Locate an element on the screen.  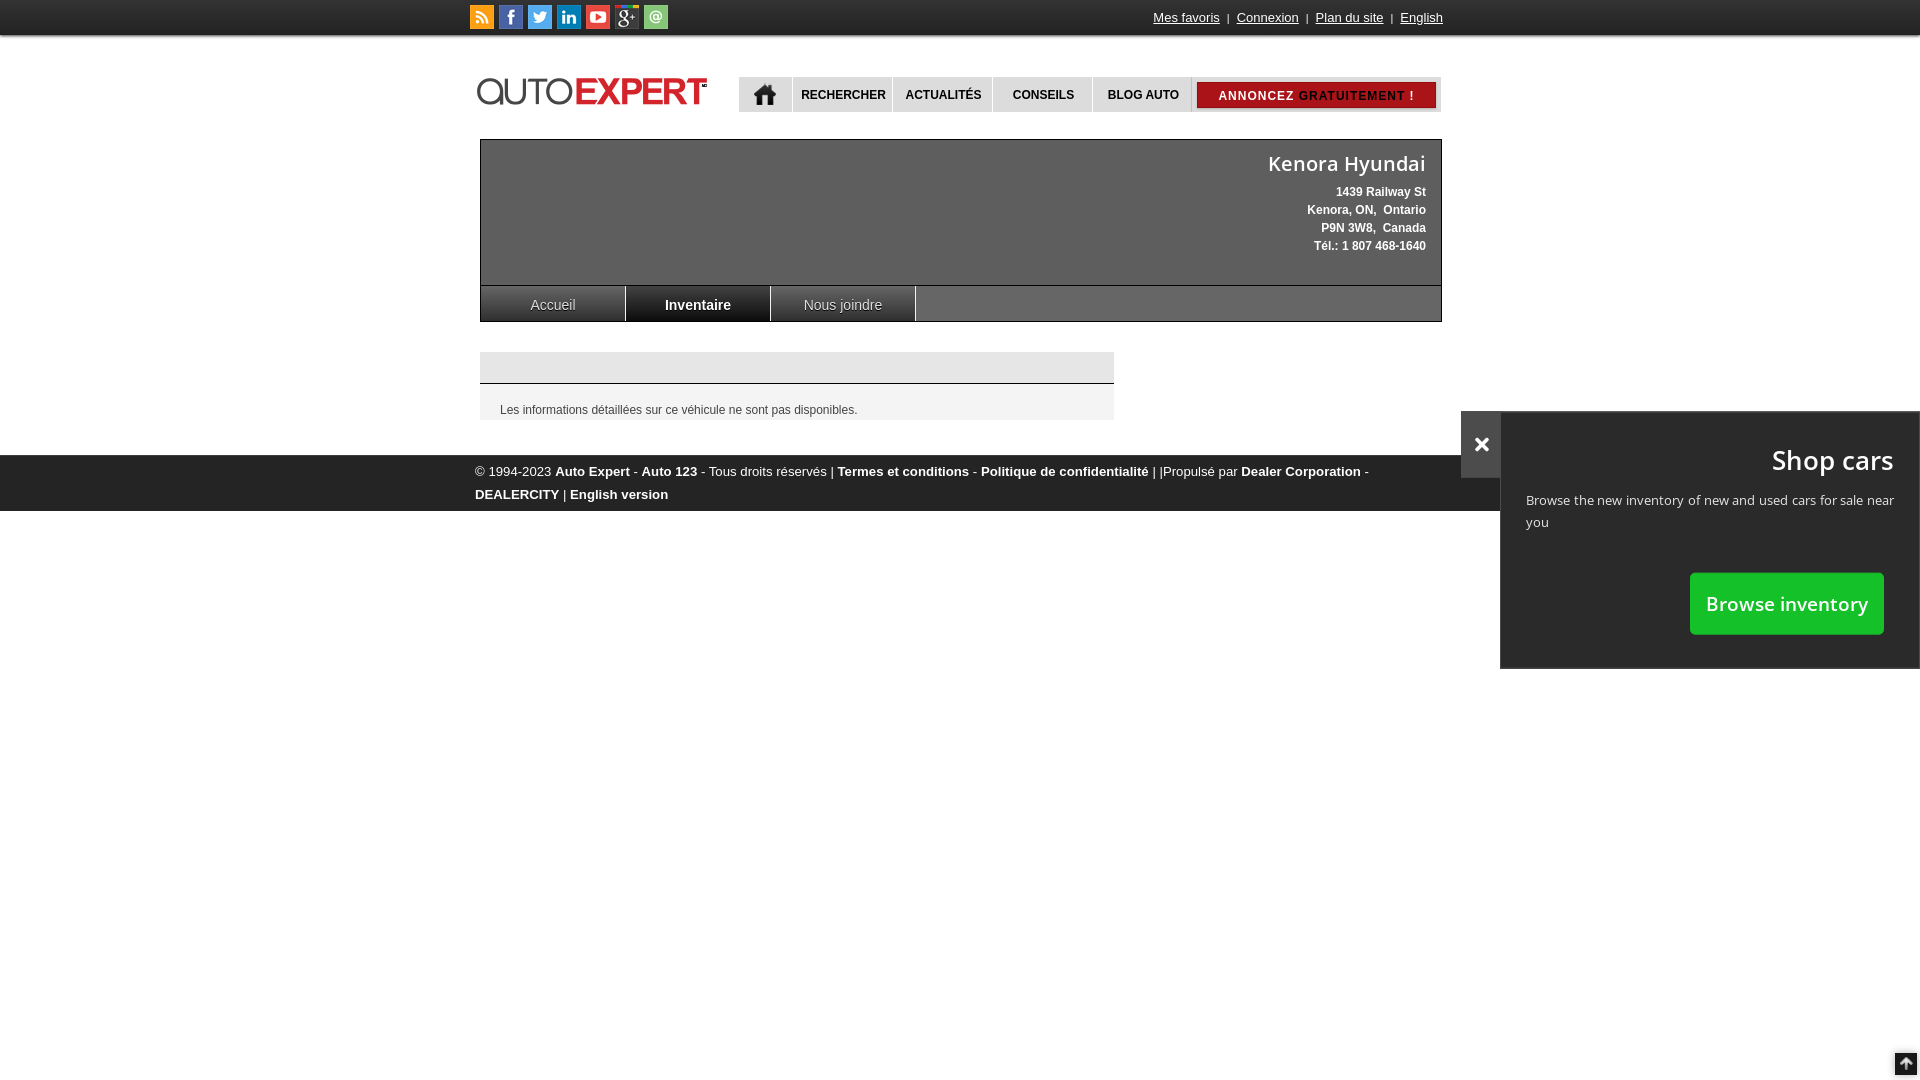
'Termes et conditions' is located at coordinates (902, 471).